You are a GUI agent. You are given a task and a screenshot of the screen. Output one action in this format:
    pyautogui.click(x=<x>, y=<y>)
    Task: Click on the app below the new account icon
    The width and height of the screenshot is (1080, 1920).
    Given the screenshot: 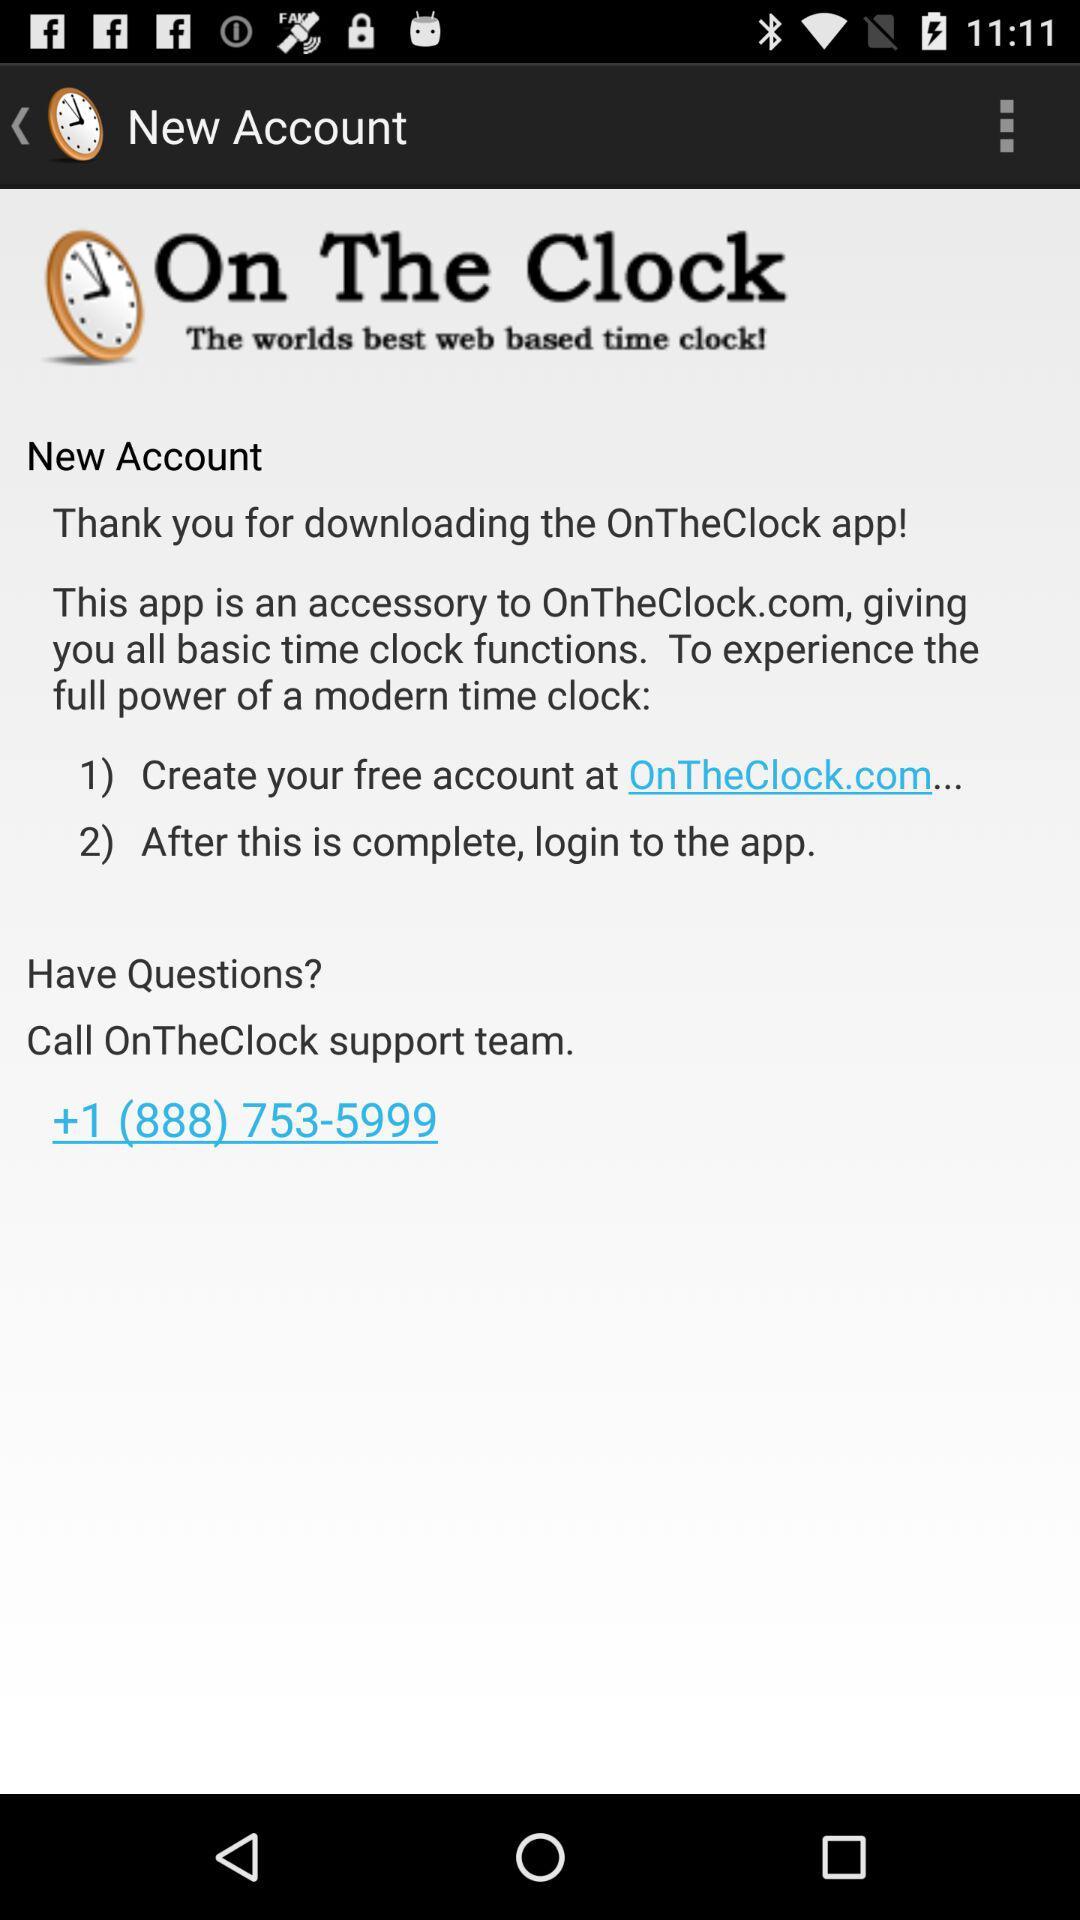 What is the action you would take?
    pyautogui.click(x=480, y=521)
    